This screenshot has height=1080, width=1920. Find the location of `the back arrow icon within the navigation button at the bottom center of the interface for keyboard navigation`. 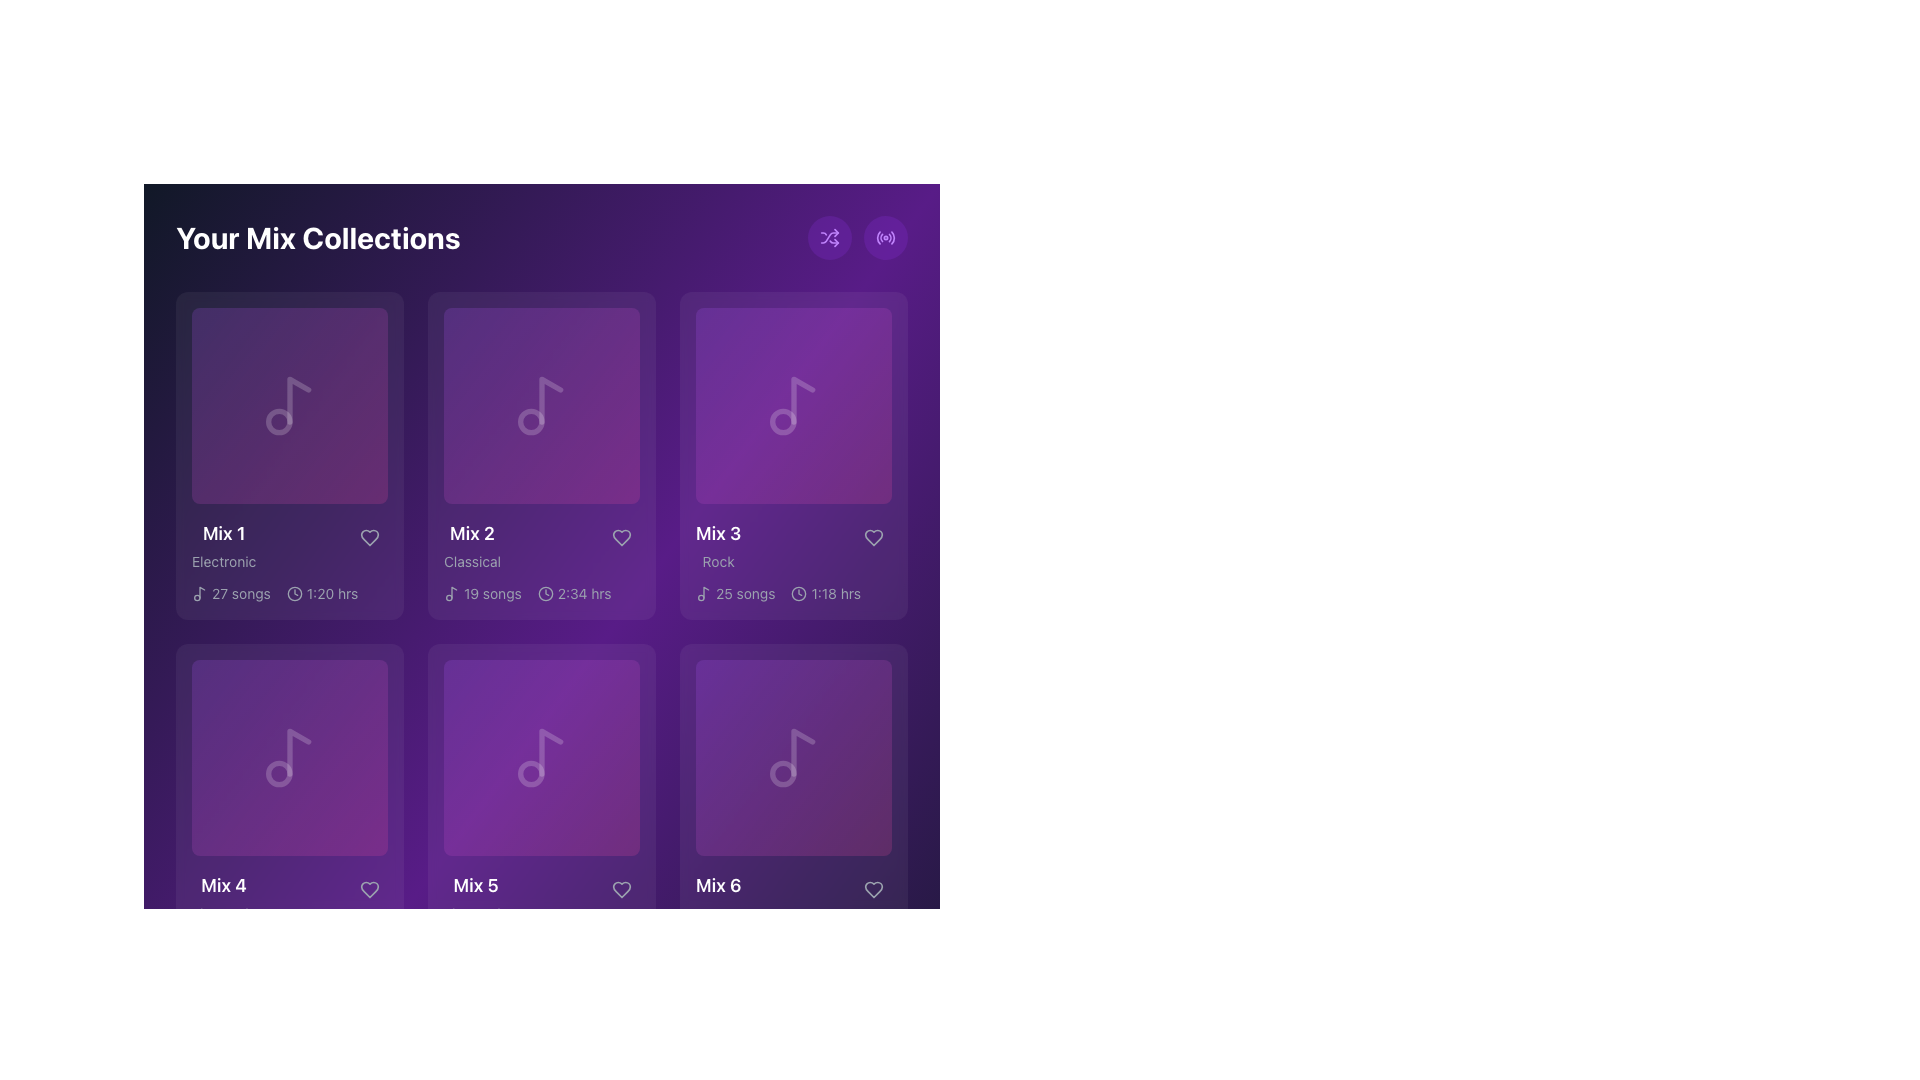

the back arrow icon within the navigation button at the bottom center of the interface for keyboard navigation is located at coordinates (419, 1023).